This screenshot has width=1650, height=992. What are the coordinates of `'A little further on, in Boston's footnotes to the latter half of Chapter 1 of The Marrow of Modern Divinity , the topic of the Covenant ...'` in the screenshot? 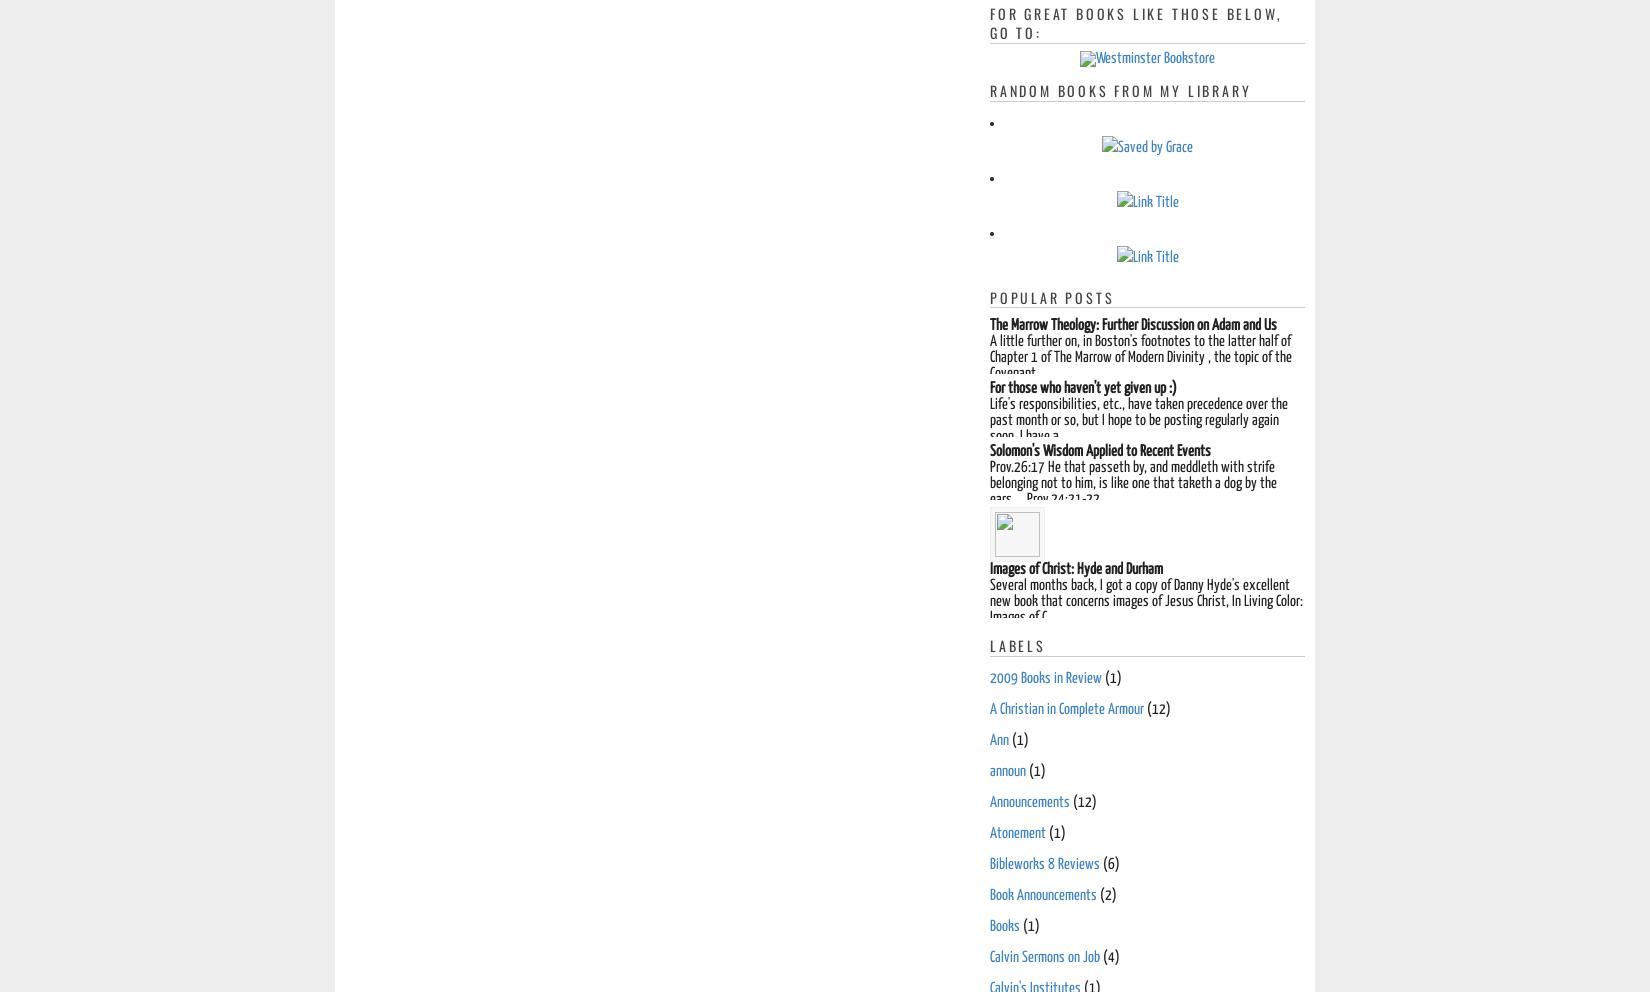 It's located at (1140, 356).